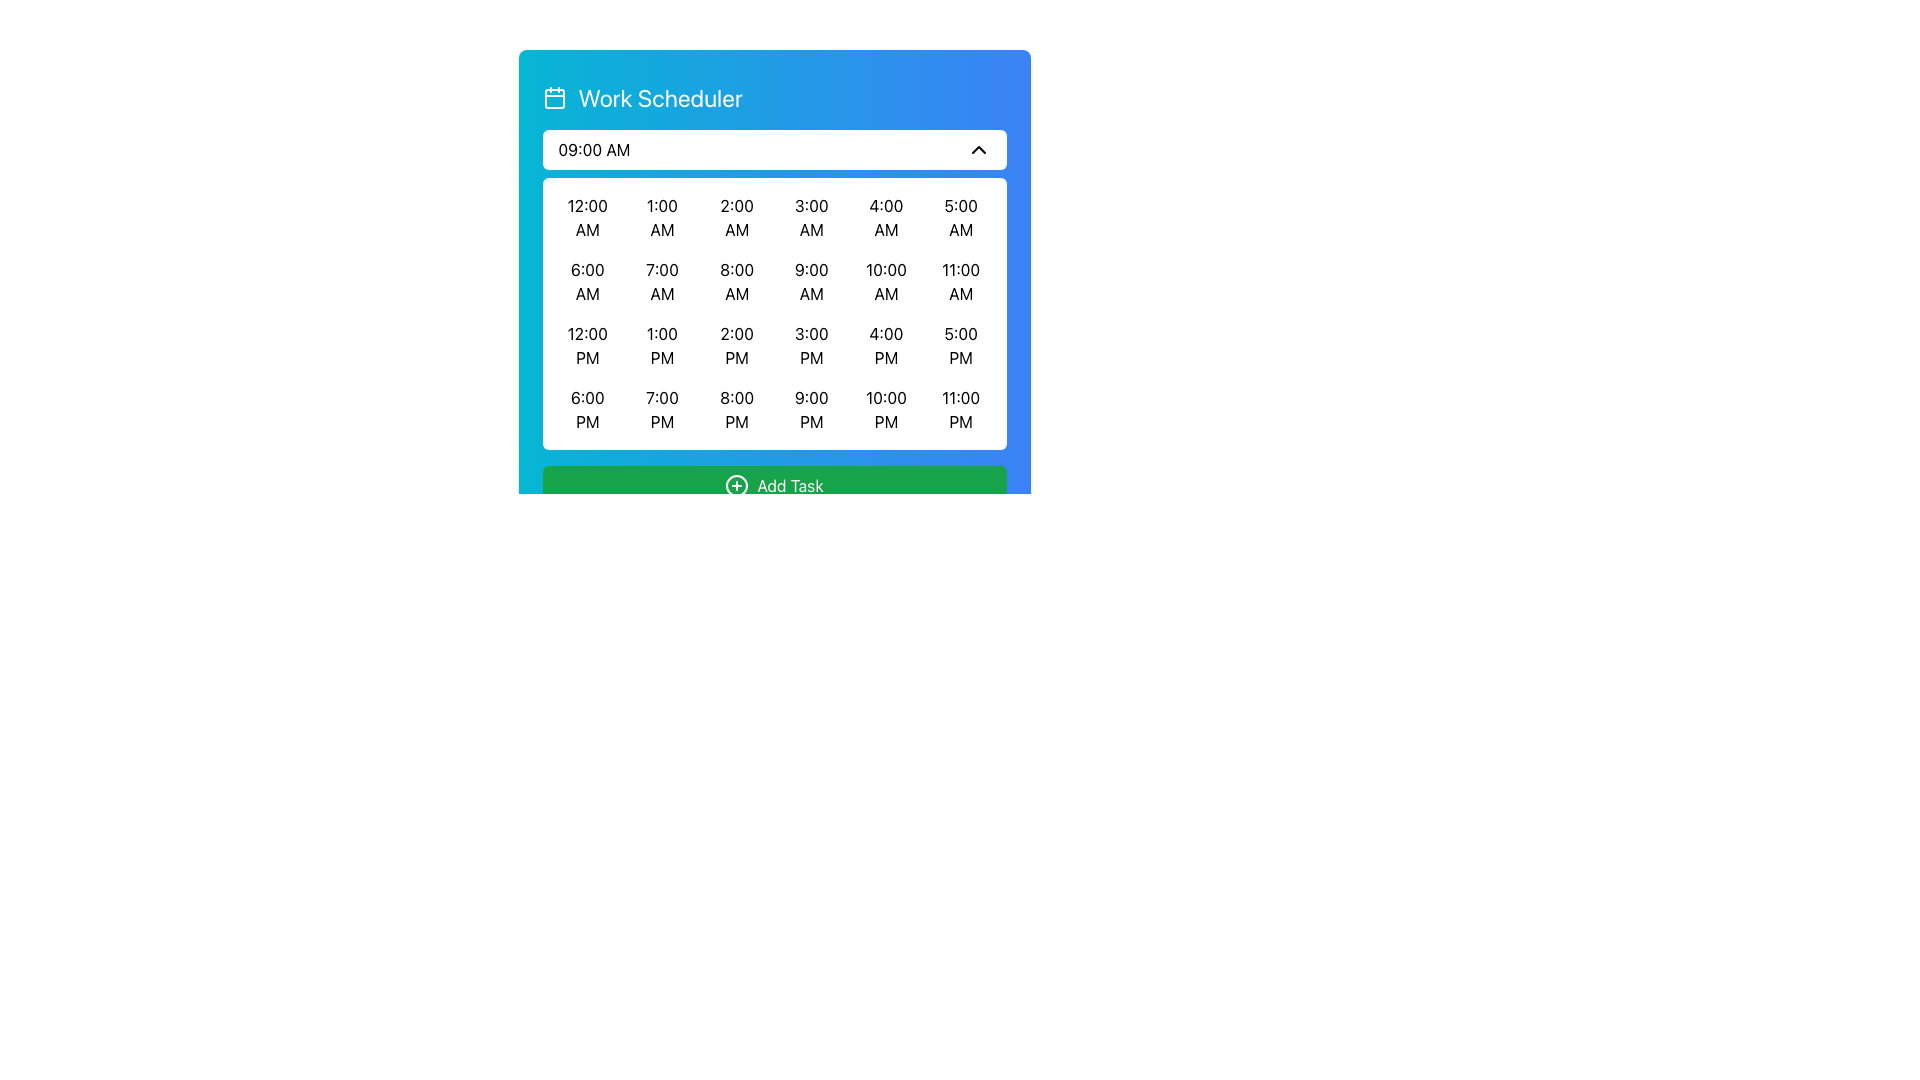  I want to click on the interactive time slot button for '9:00 PM', so click(811, 408).